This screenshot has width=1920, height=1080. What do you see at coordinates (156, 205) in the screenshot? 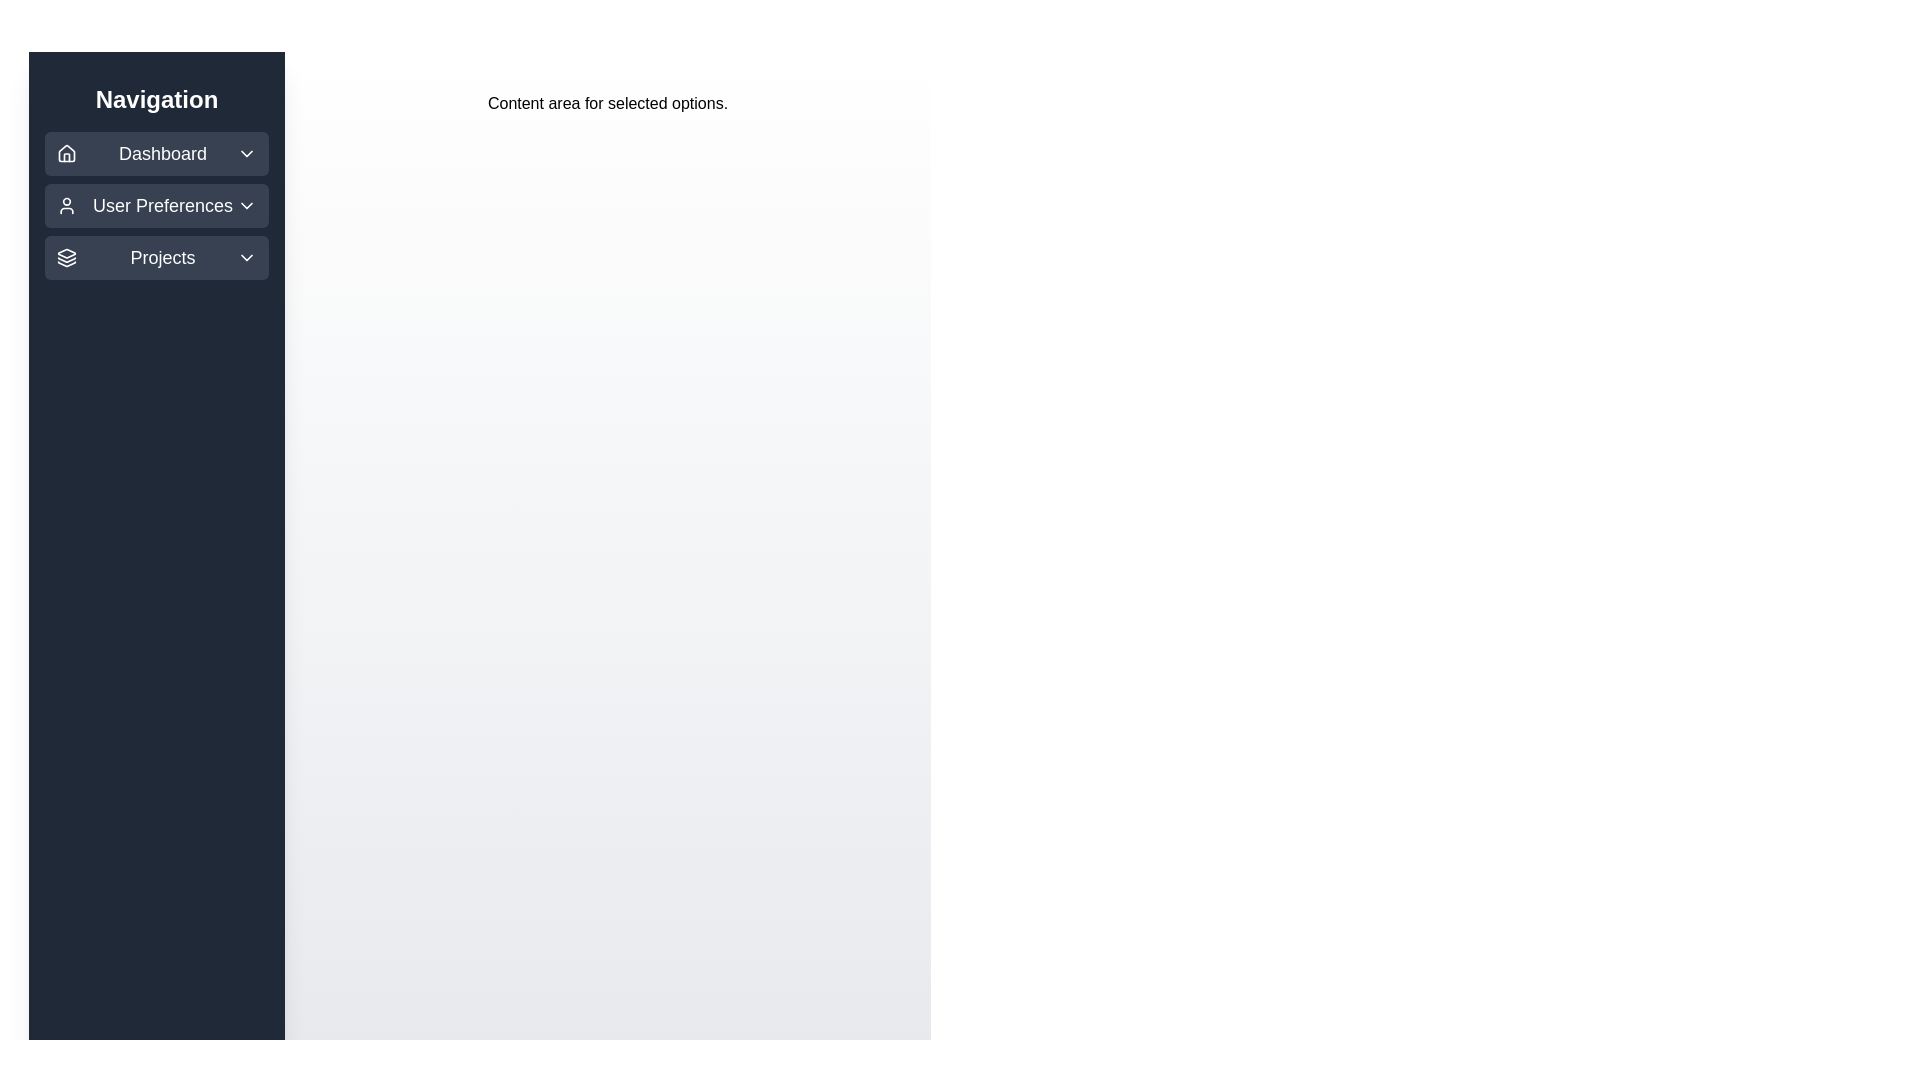
I see `the 'User Preferences' menu item in the navigation menu` at bounding box center [156, 205].